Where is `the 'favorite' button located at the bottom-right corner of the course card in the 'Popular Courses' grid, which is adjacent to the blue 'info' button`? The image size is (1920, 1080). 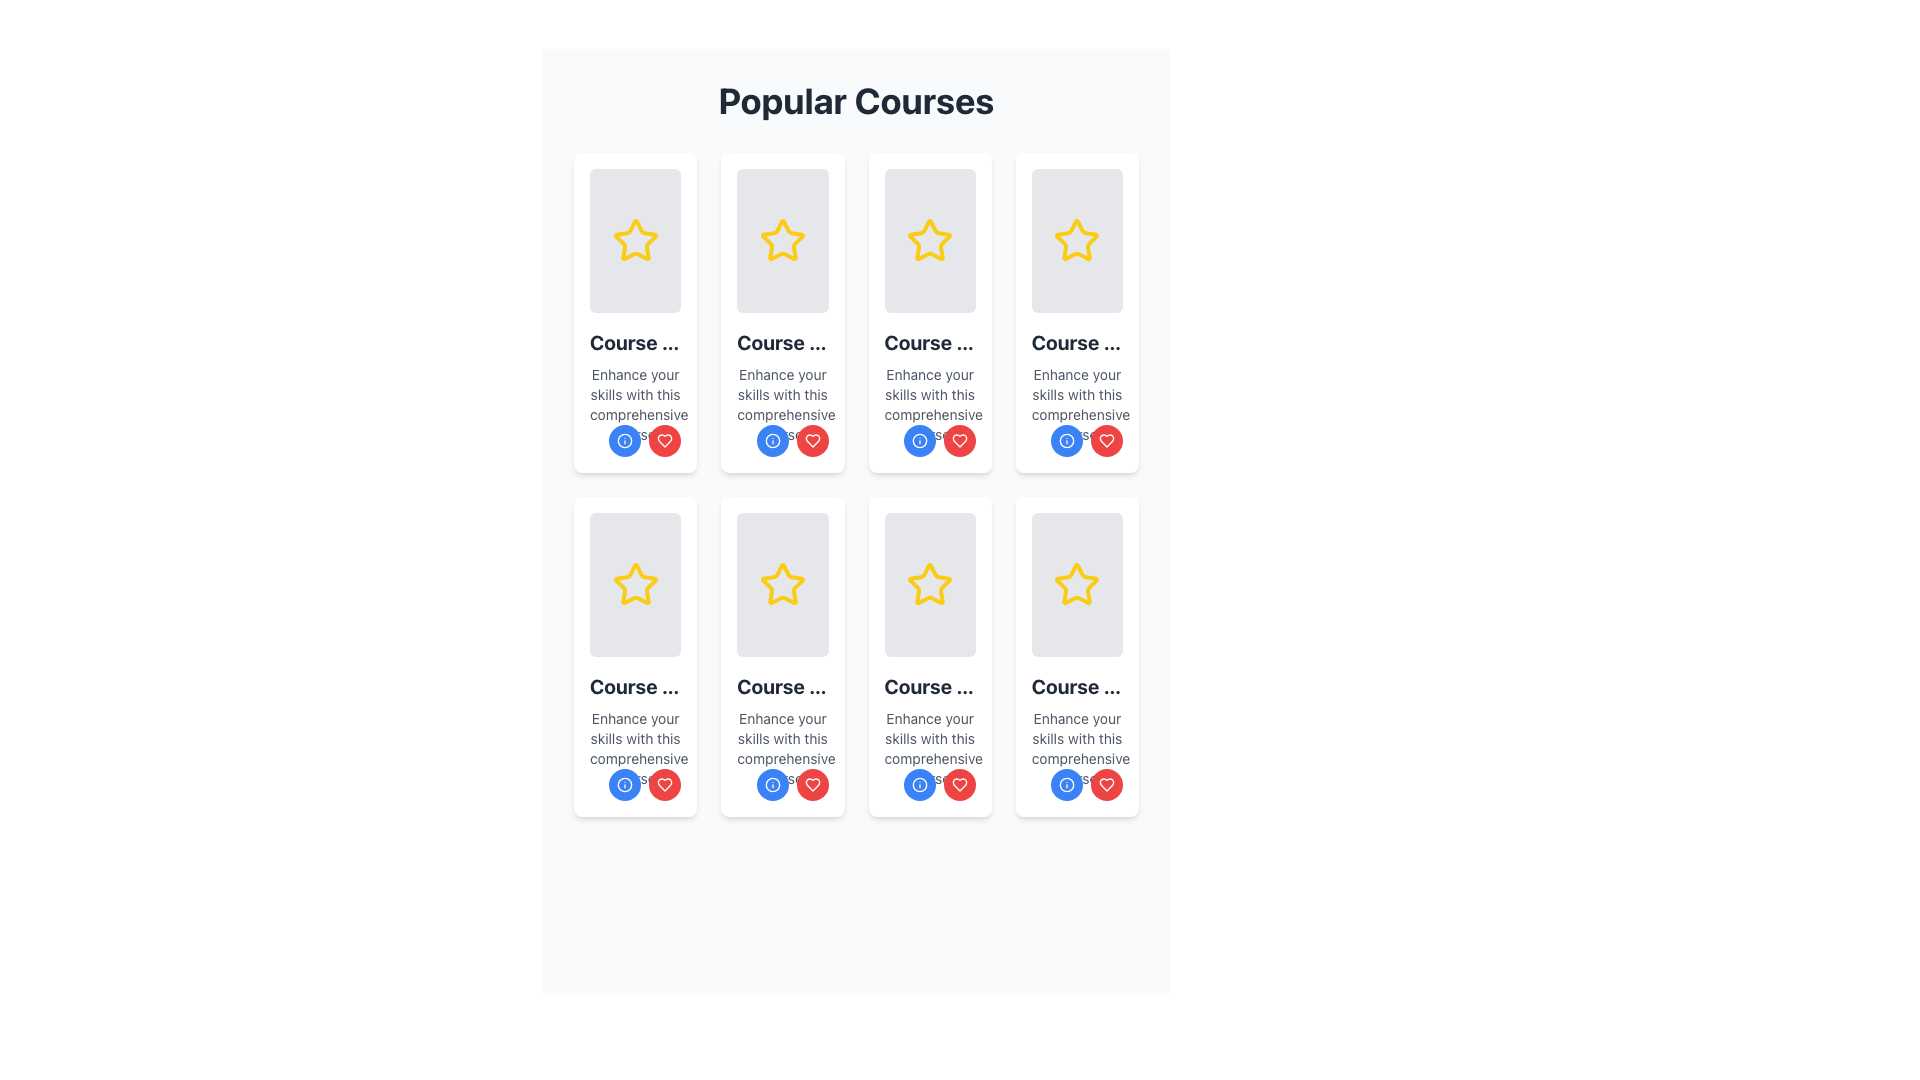
the 'favorite' button located at the bottom-right corner of the course card in the 'Popular Courses' grid, which is adjacent to the blue 'info' button is located at coordinates (791, 784).